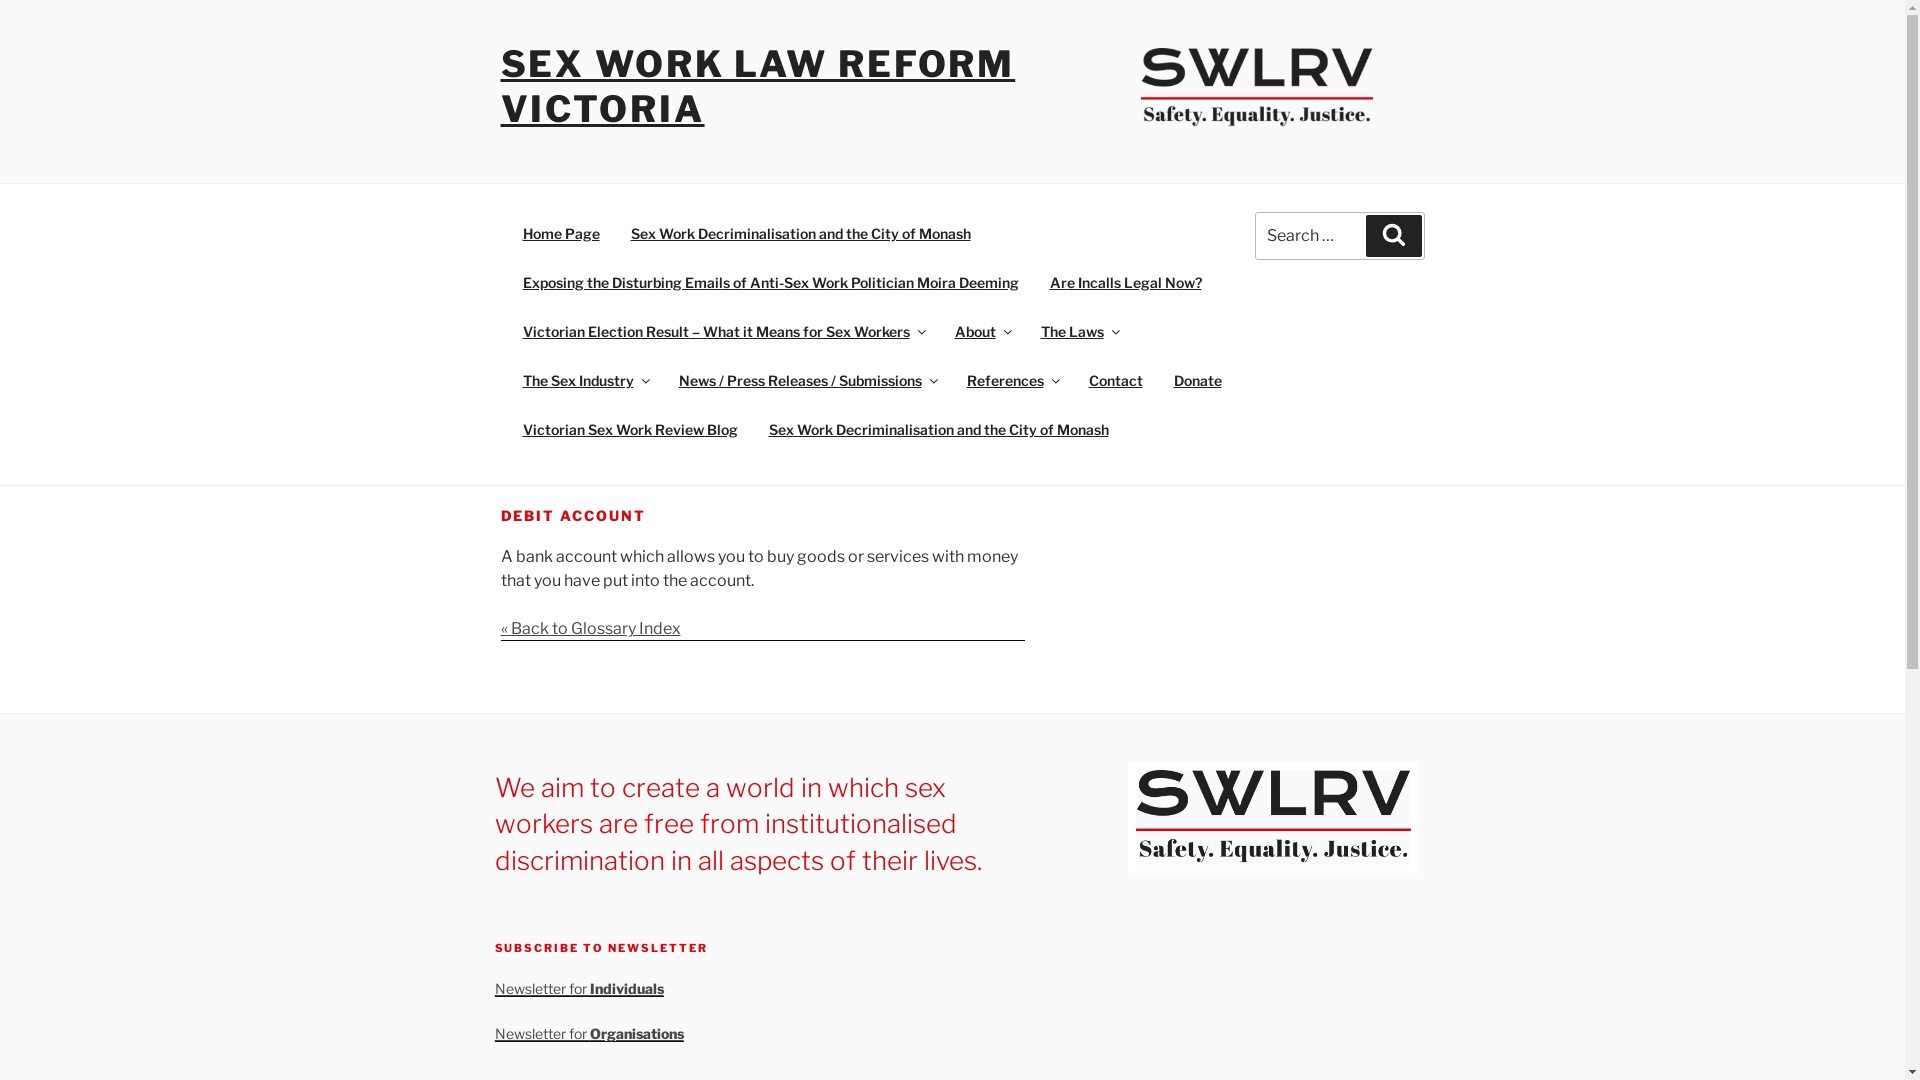  What do you see at coordinates (1198, 380) in the screenshot?
I see `'Donate'` at bounding box center [1198, 380].